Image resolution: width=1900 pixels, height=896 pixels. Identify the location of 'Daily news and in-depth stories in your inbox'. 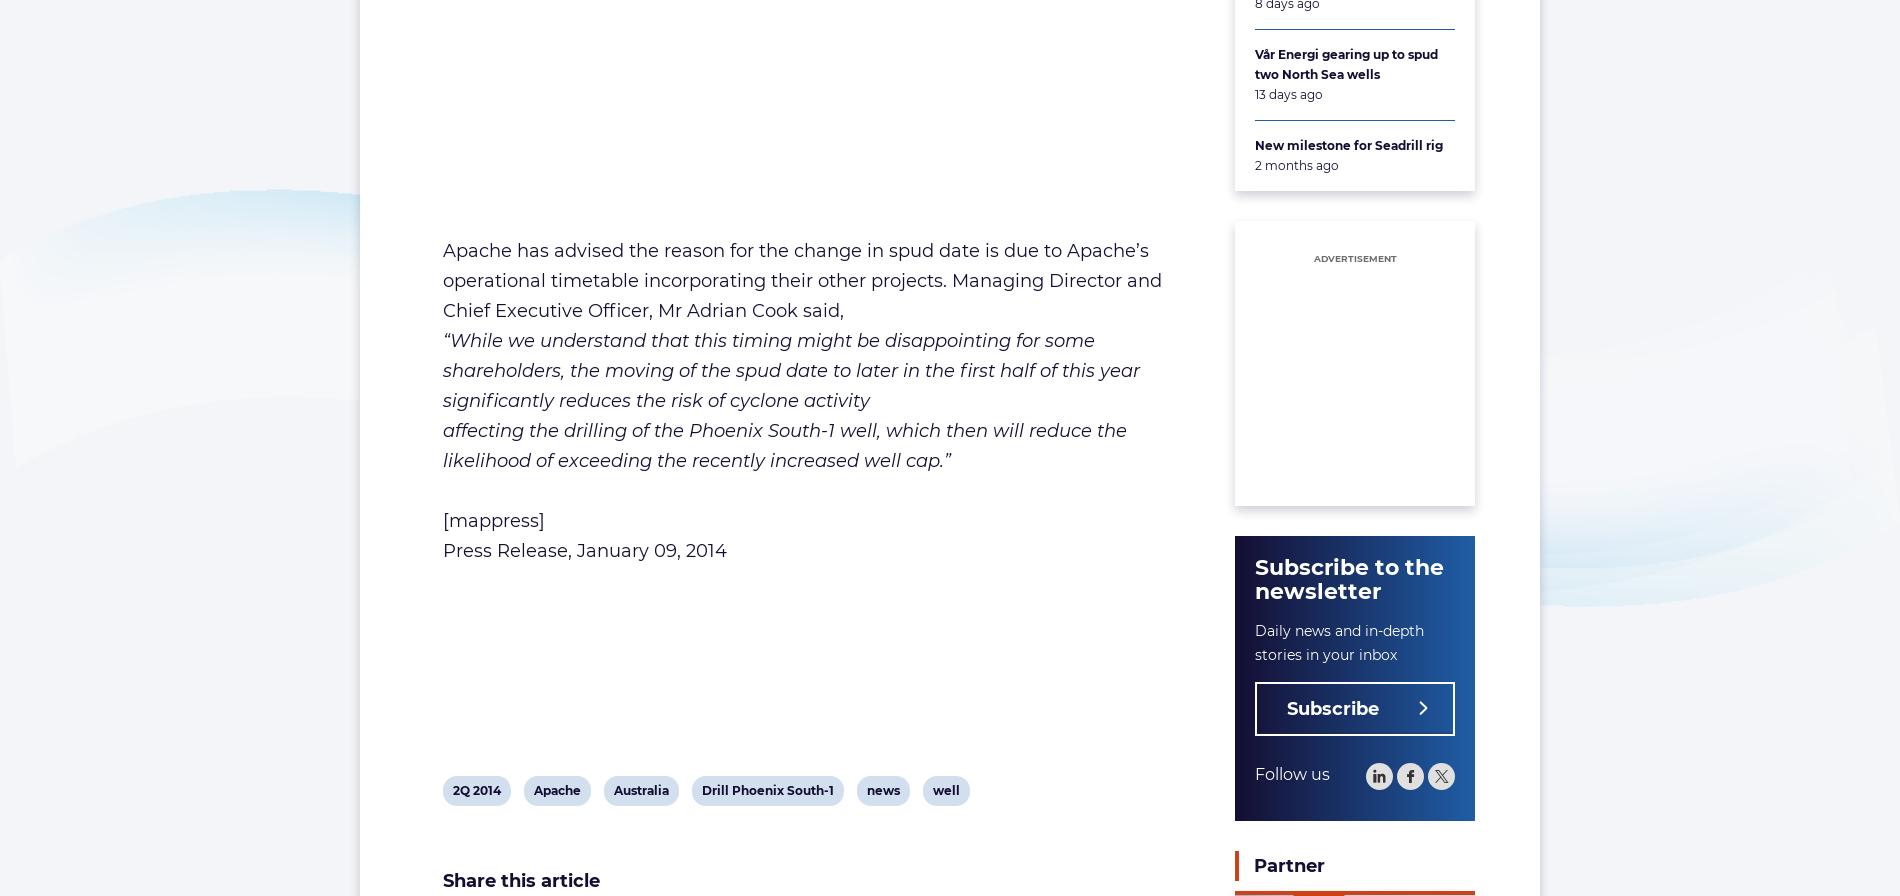
(1253, 642).